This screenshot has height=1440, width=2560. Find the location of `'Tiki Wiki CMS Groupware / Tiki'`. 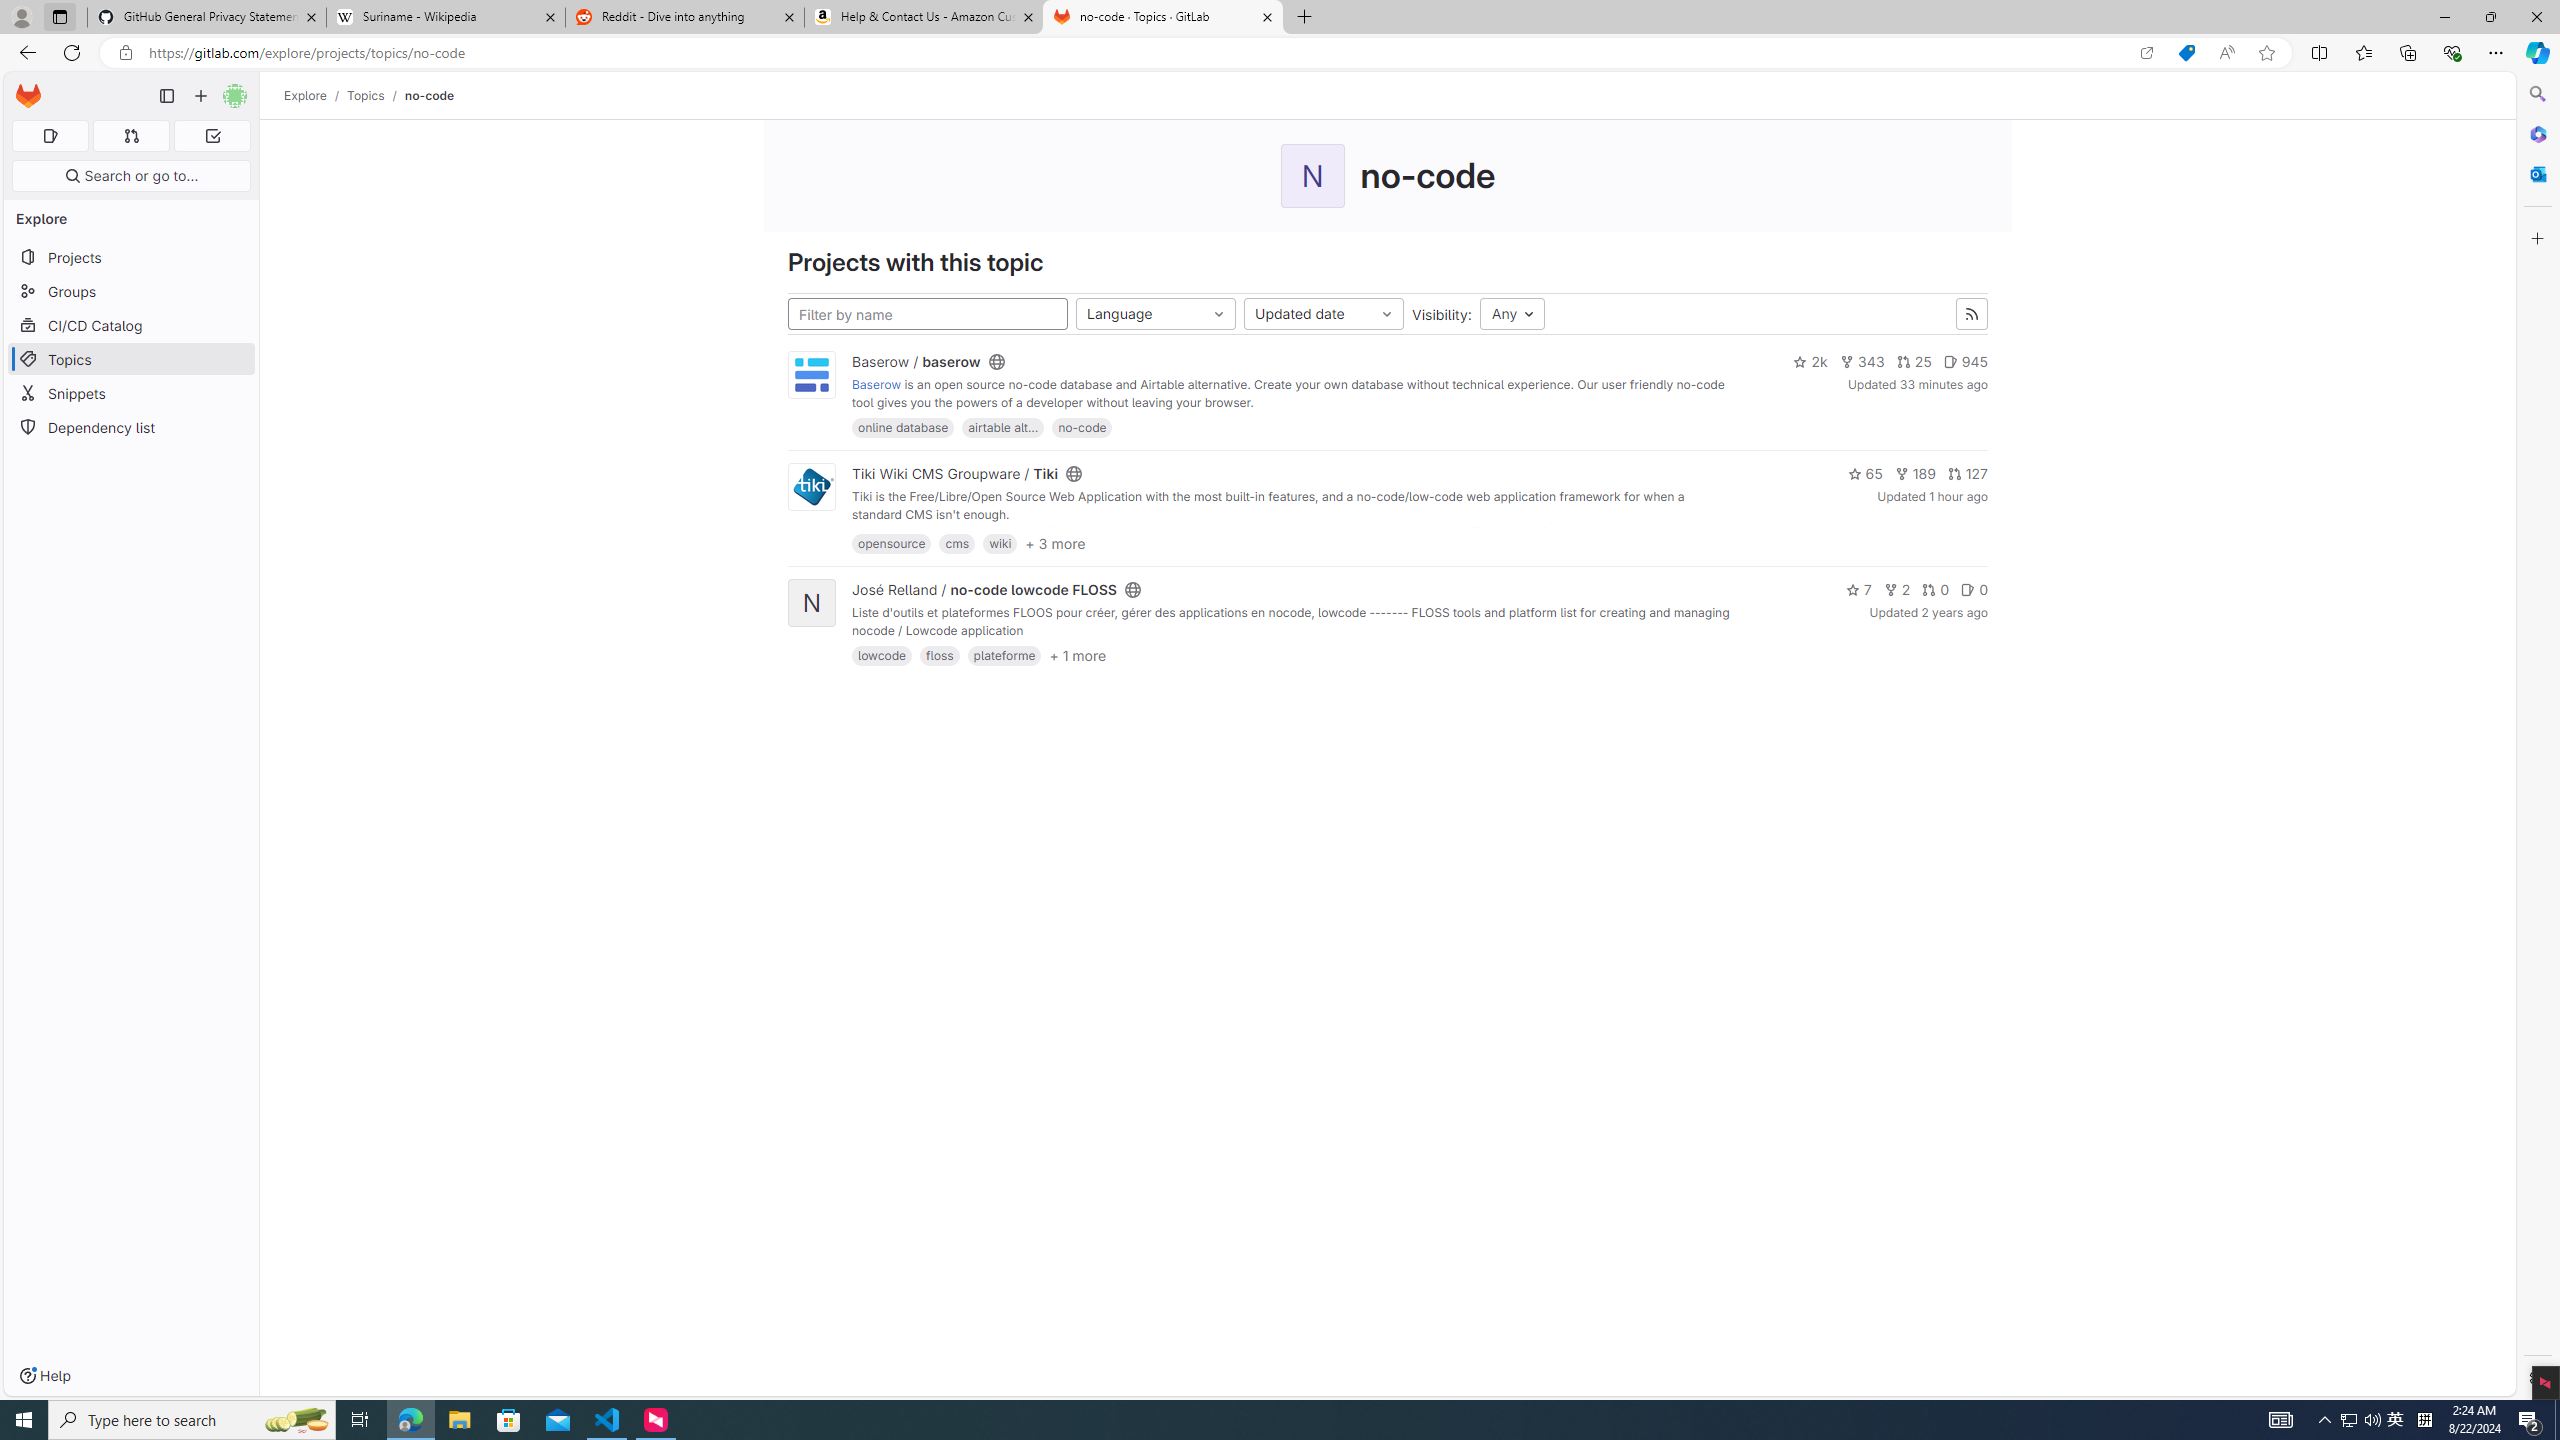

'Tiki Wiki CMS Groupware / Tiki' is located at coordinates (955, 472).